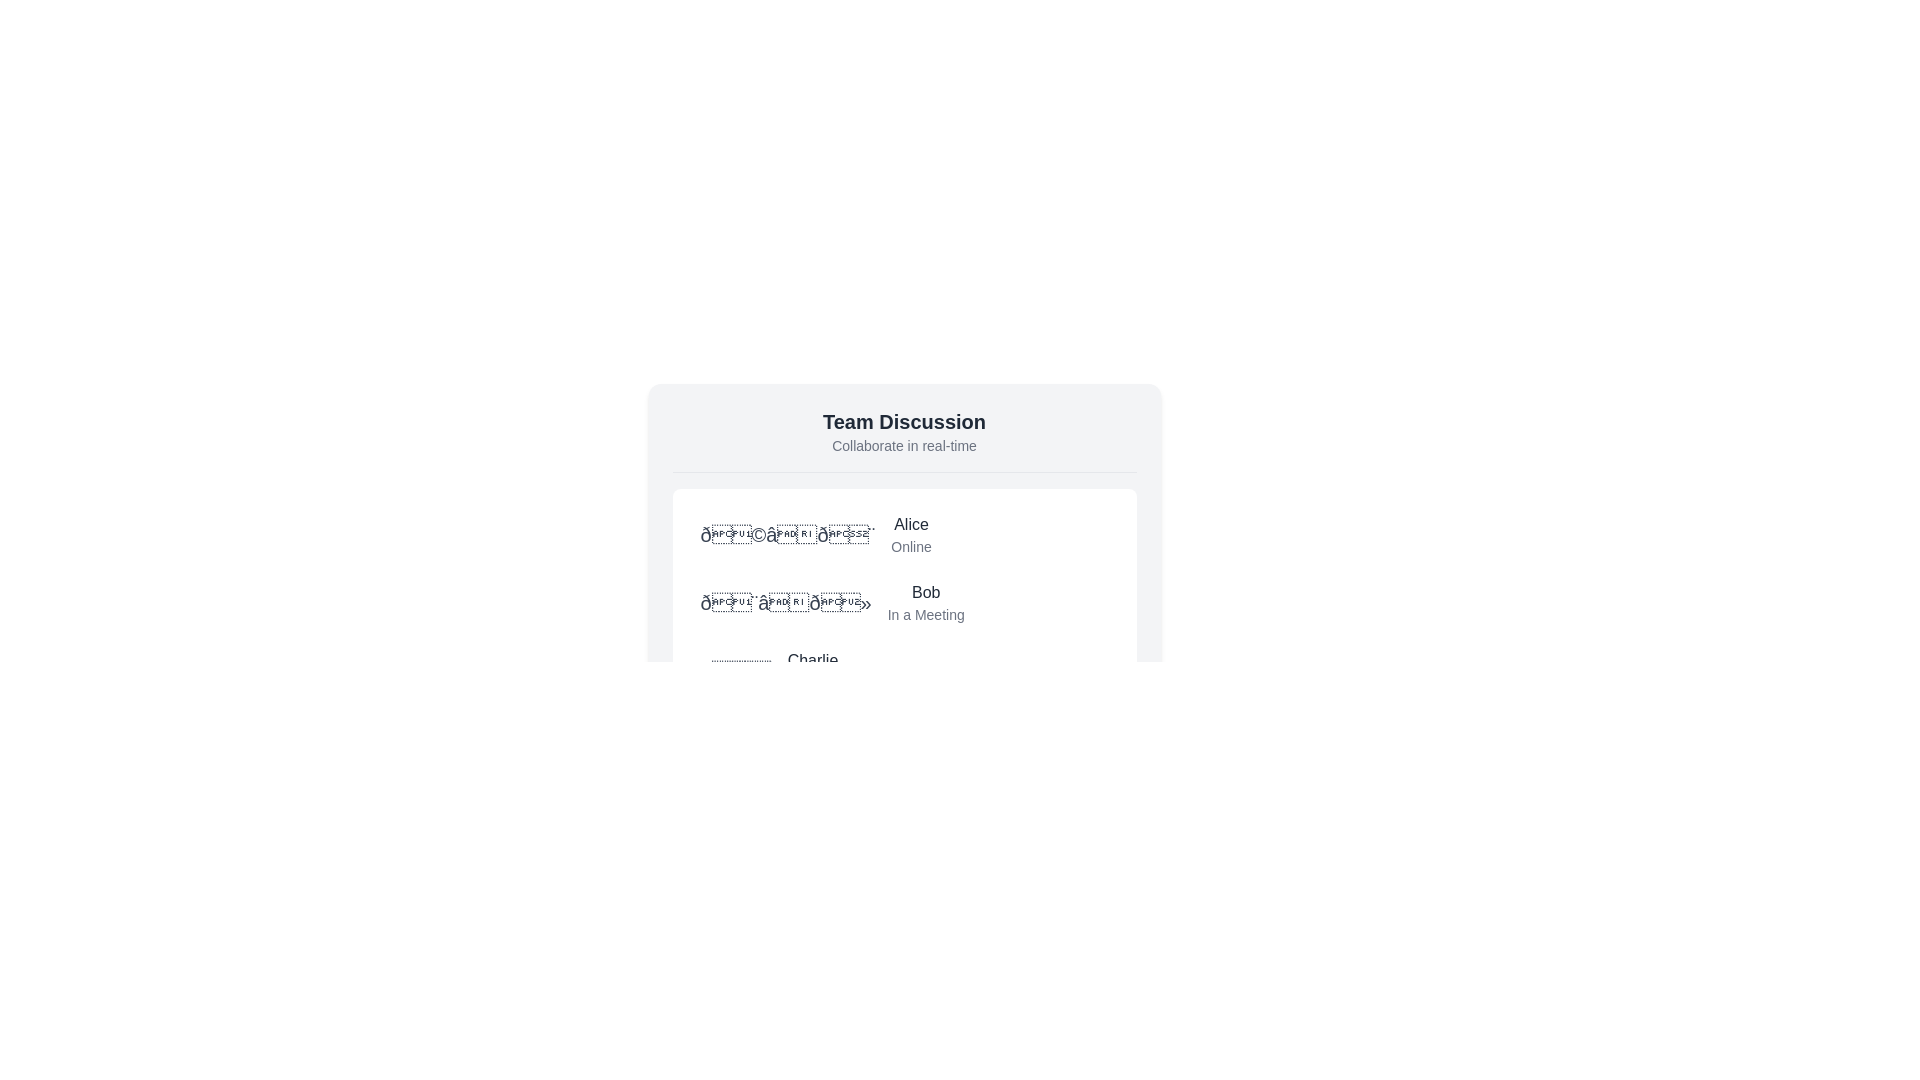  What do you see at coordinates (812, 671) in the screenshot?
I see `the text display element that shows 'Charlie' in bold gray font` at bounding box center [812, 671].